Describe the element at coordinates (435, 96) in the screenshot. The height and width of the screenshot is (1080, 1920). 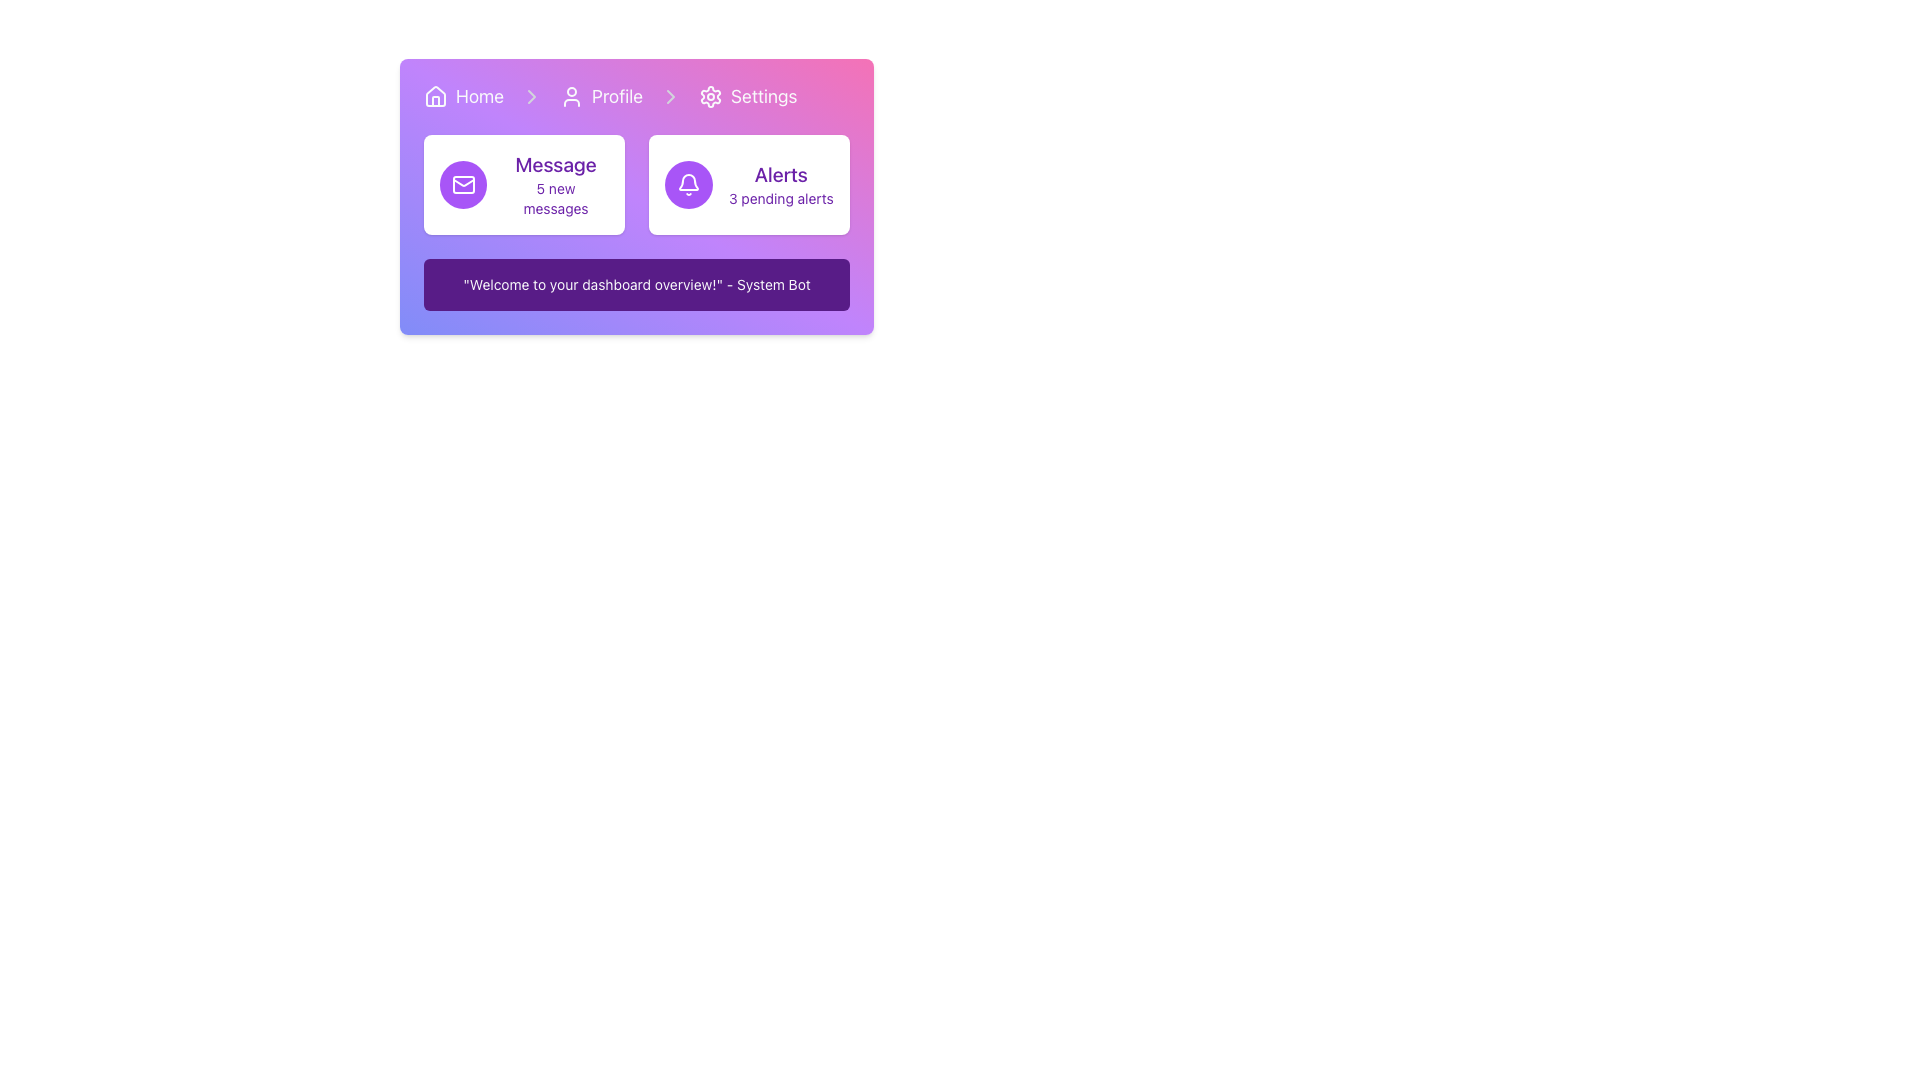
I see `the house icon located in the navigation bar at the top of the interface, which is the leftmost icon next to the 'Home' label` at that location.